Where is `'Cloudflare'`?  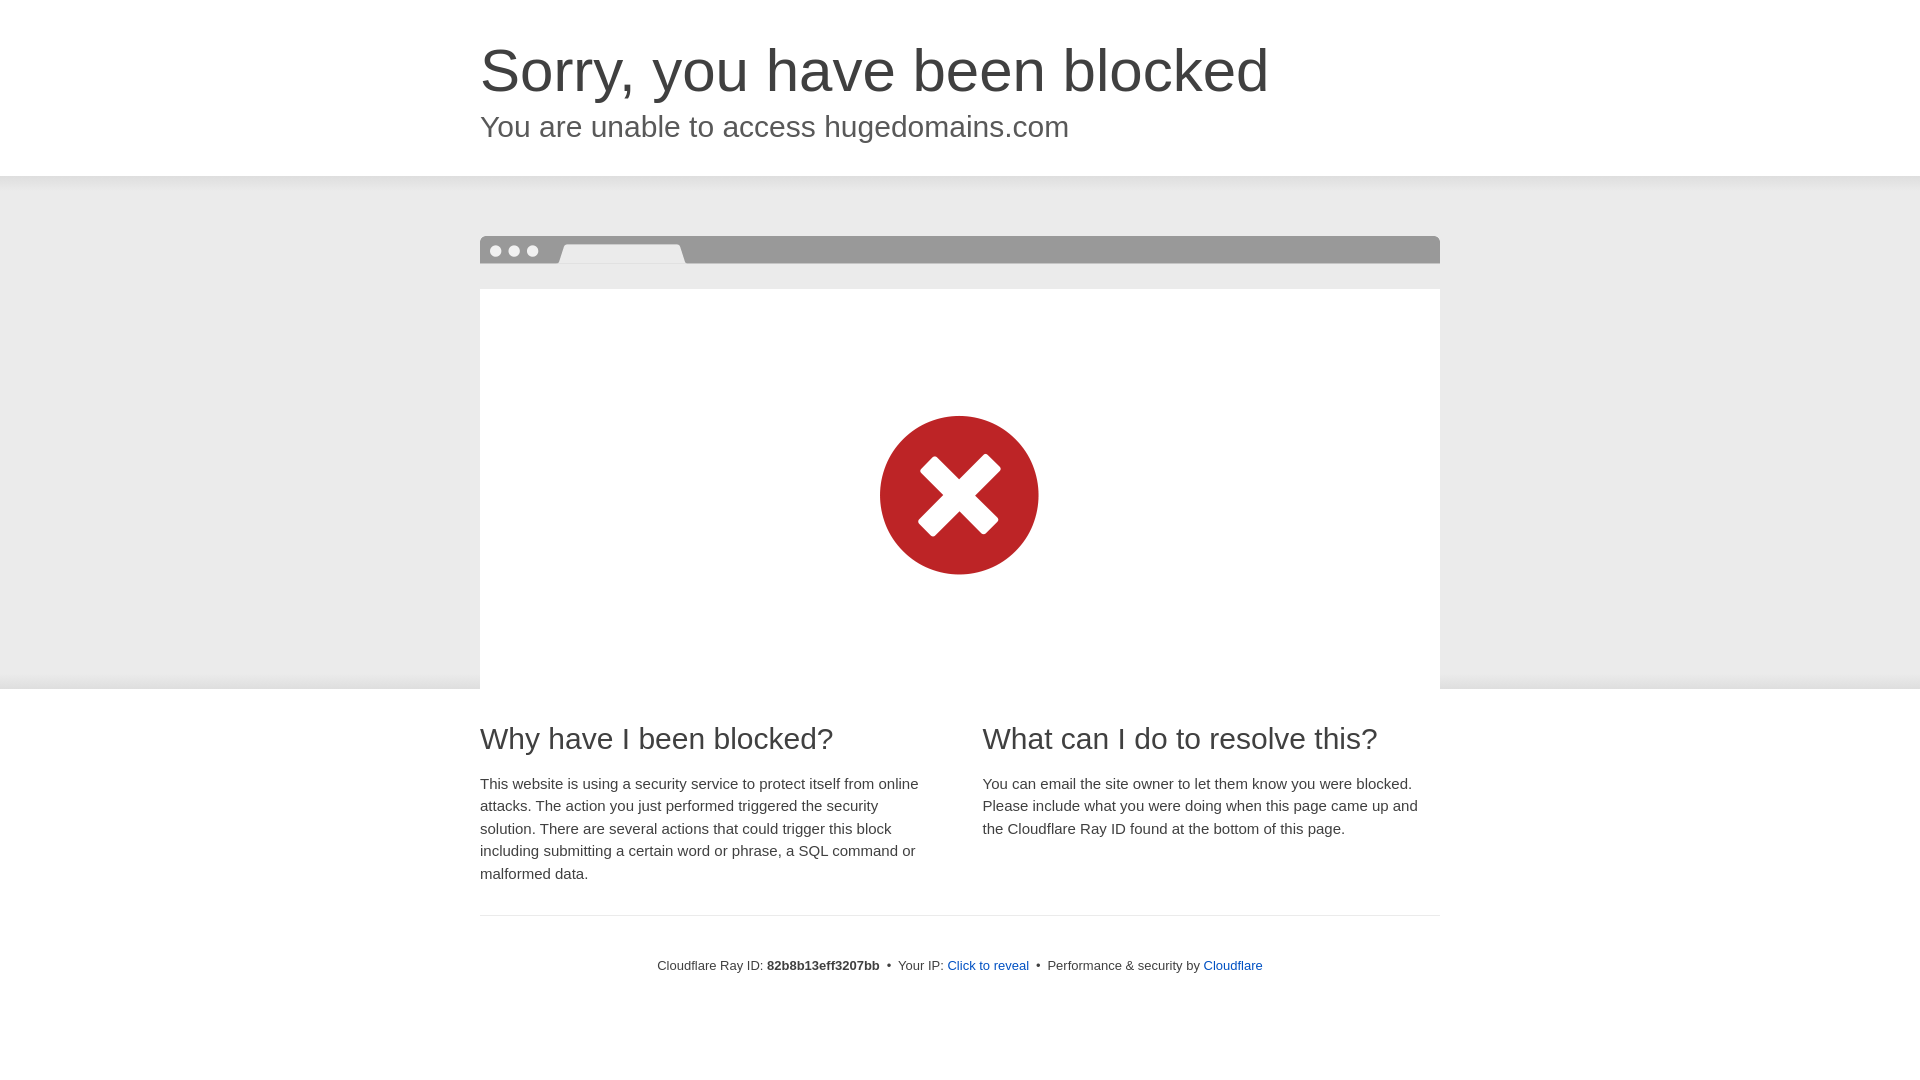 'Cloudflare' is located at coordinates (1232, 964).